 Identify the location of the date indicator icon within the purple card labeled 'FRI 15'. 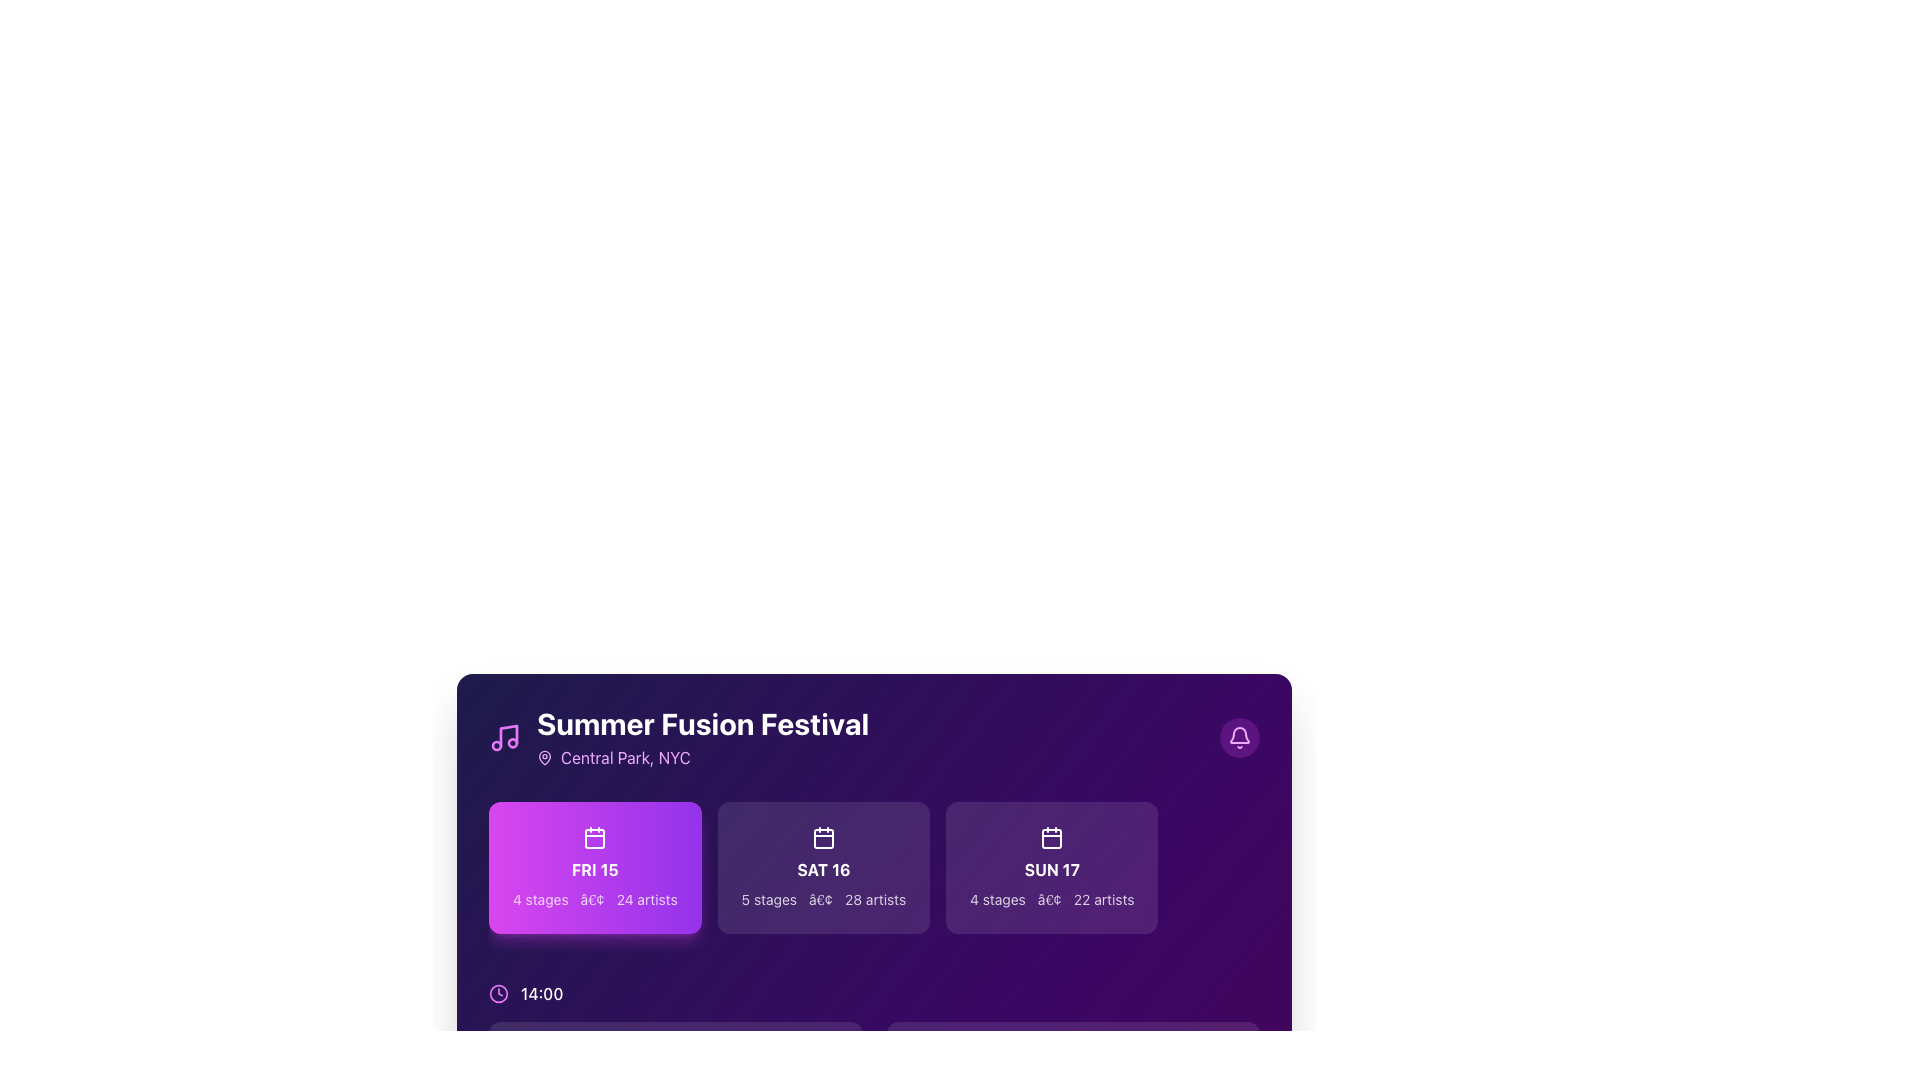
(594, 839).